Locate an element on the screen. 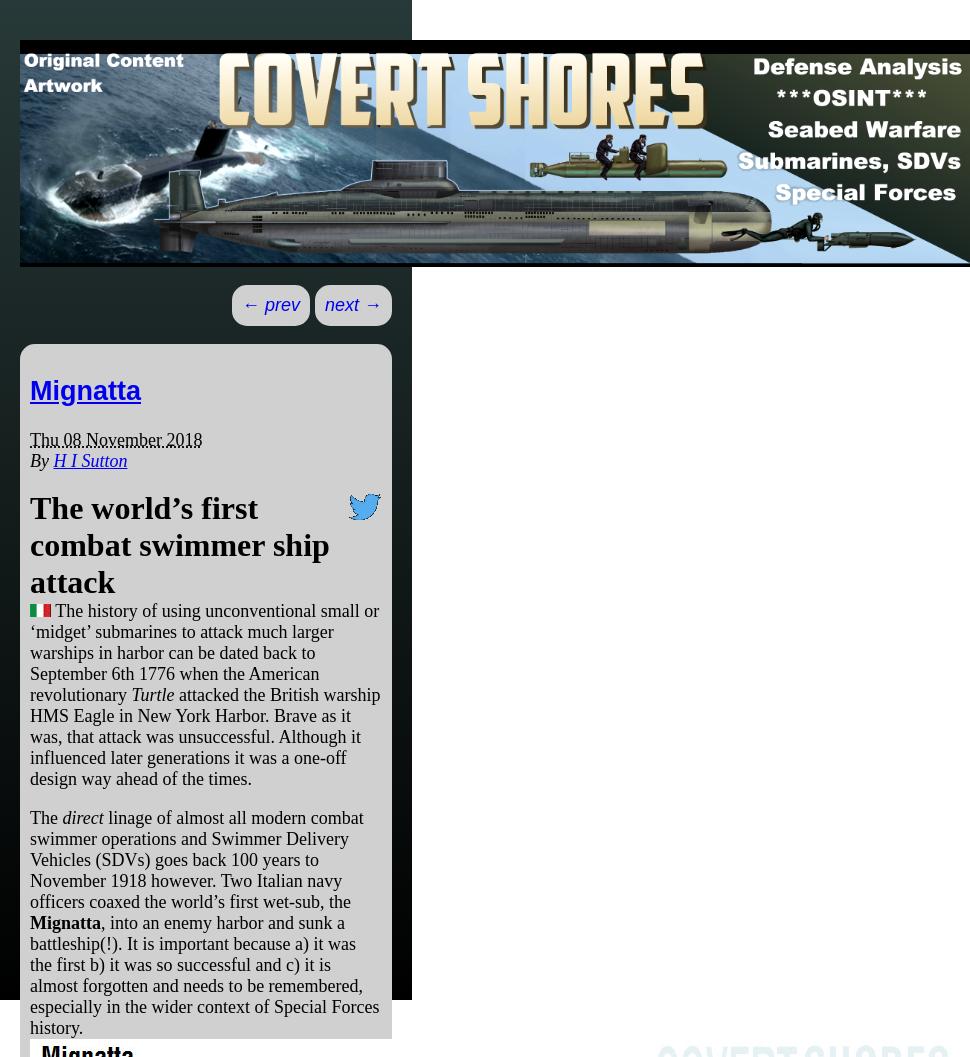 This screenshot has width=970, height=1057. 'linage of almost all modern combat swimmer operations and Swimmer Delivery Vehicles (SDVs) goes back 100 years to November 1918 however. Two Italian navy officers coaxed the world’s first wet-sub, the' is located at coordinates (196, 858).